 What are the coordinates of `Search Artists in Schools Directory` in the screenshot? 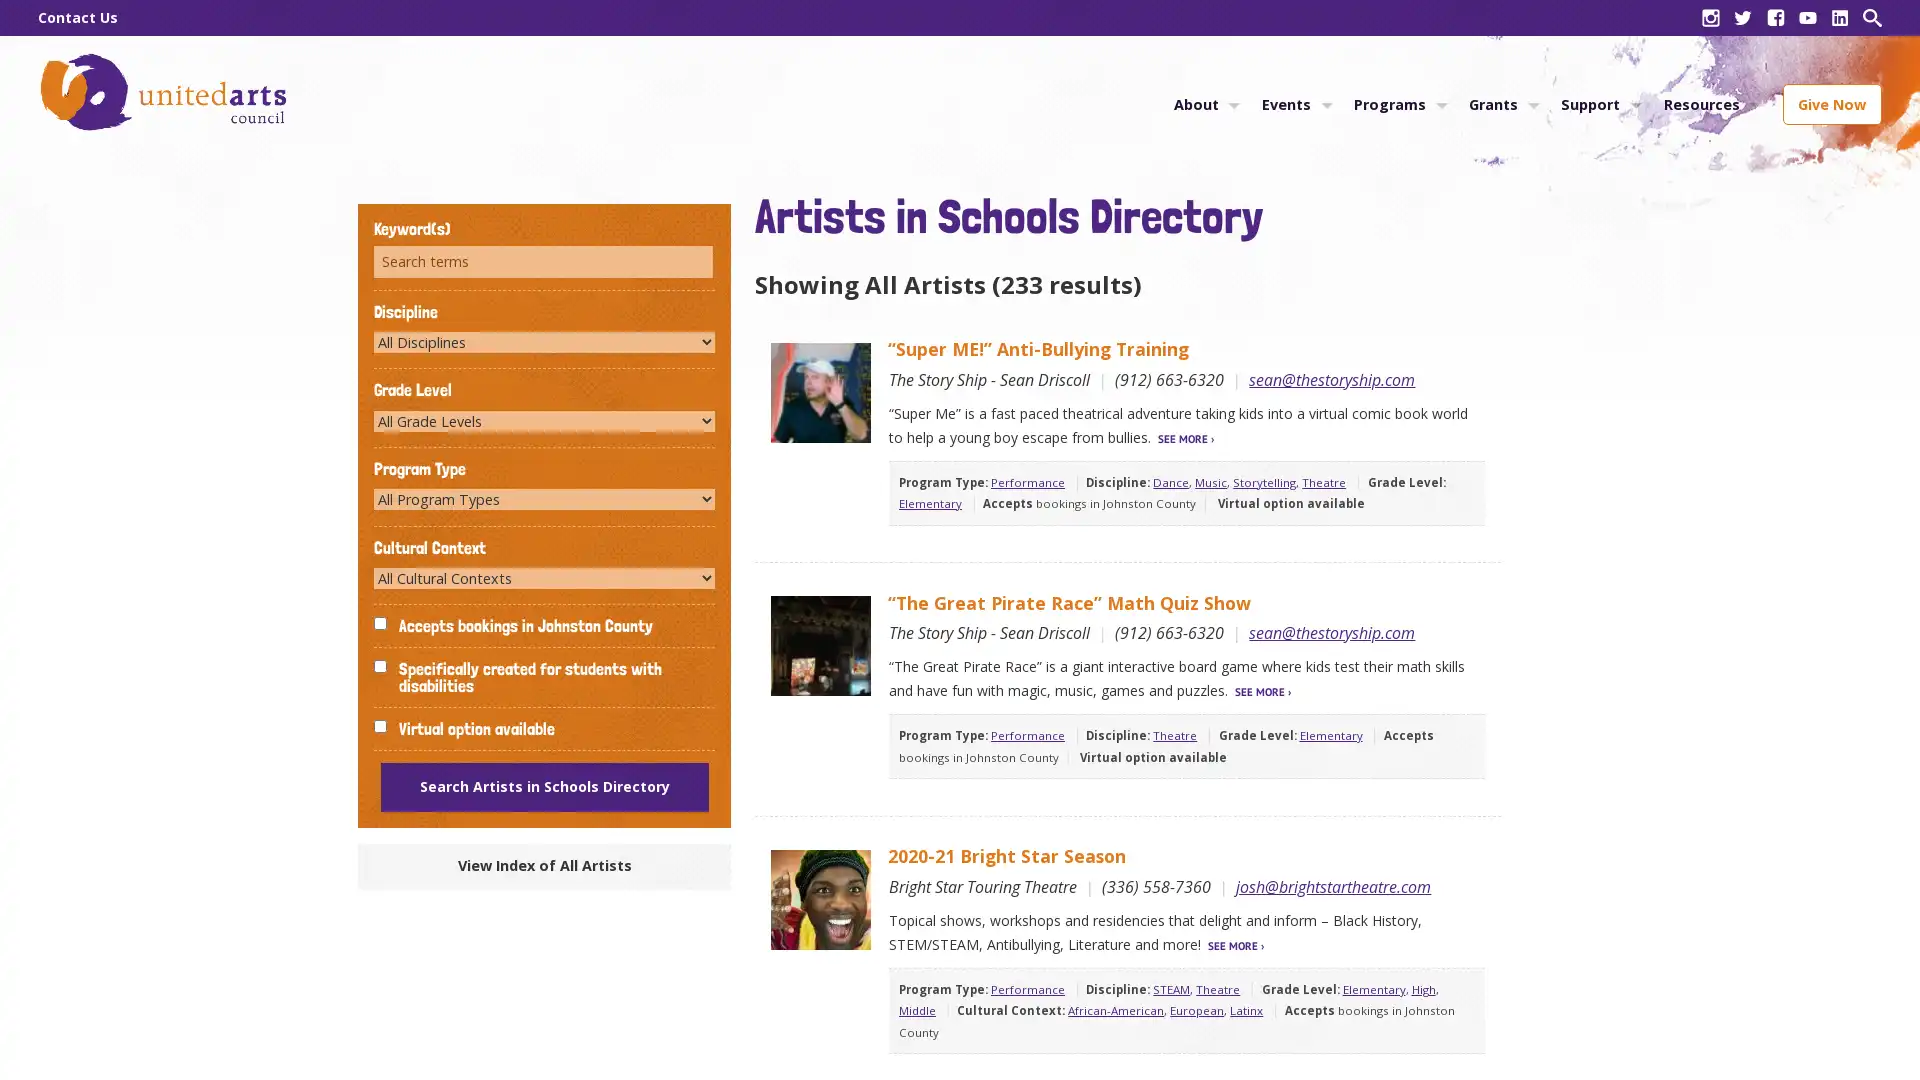 It's located at (543, 785).